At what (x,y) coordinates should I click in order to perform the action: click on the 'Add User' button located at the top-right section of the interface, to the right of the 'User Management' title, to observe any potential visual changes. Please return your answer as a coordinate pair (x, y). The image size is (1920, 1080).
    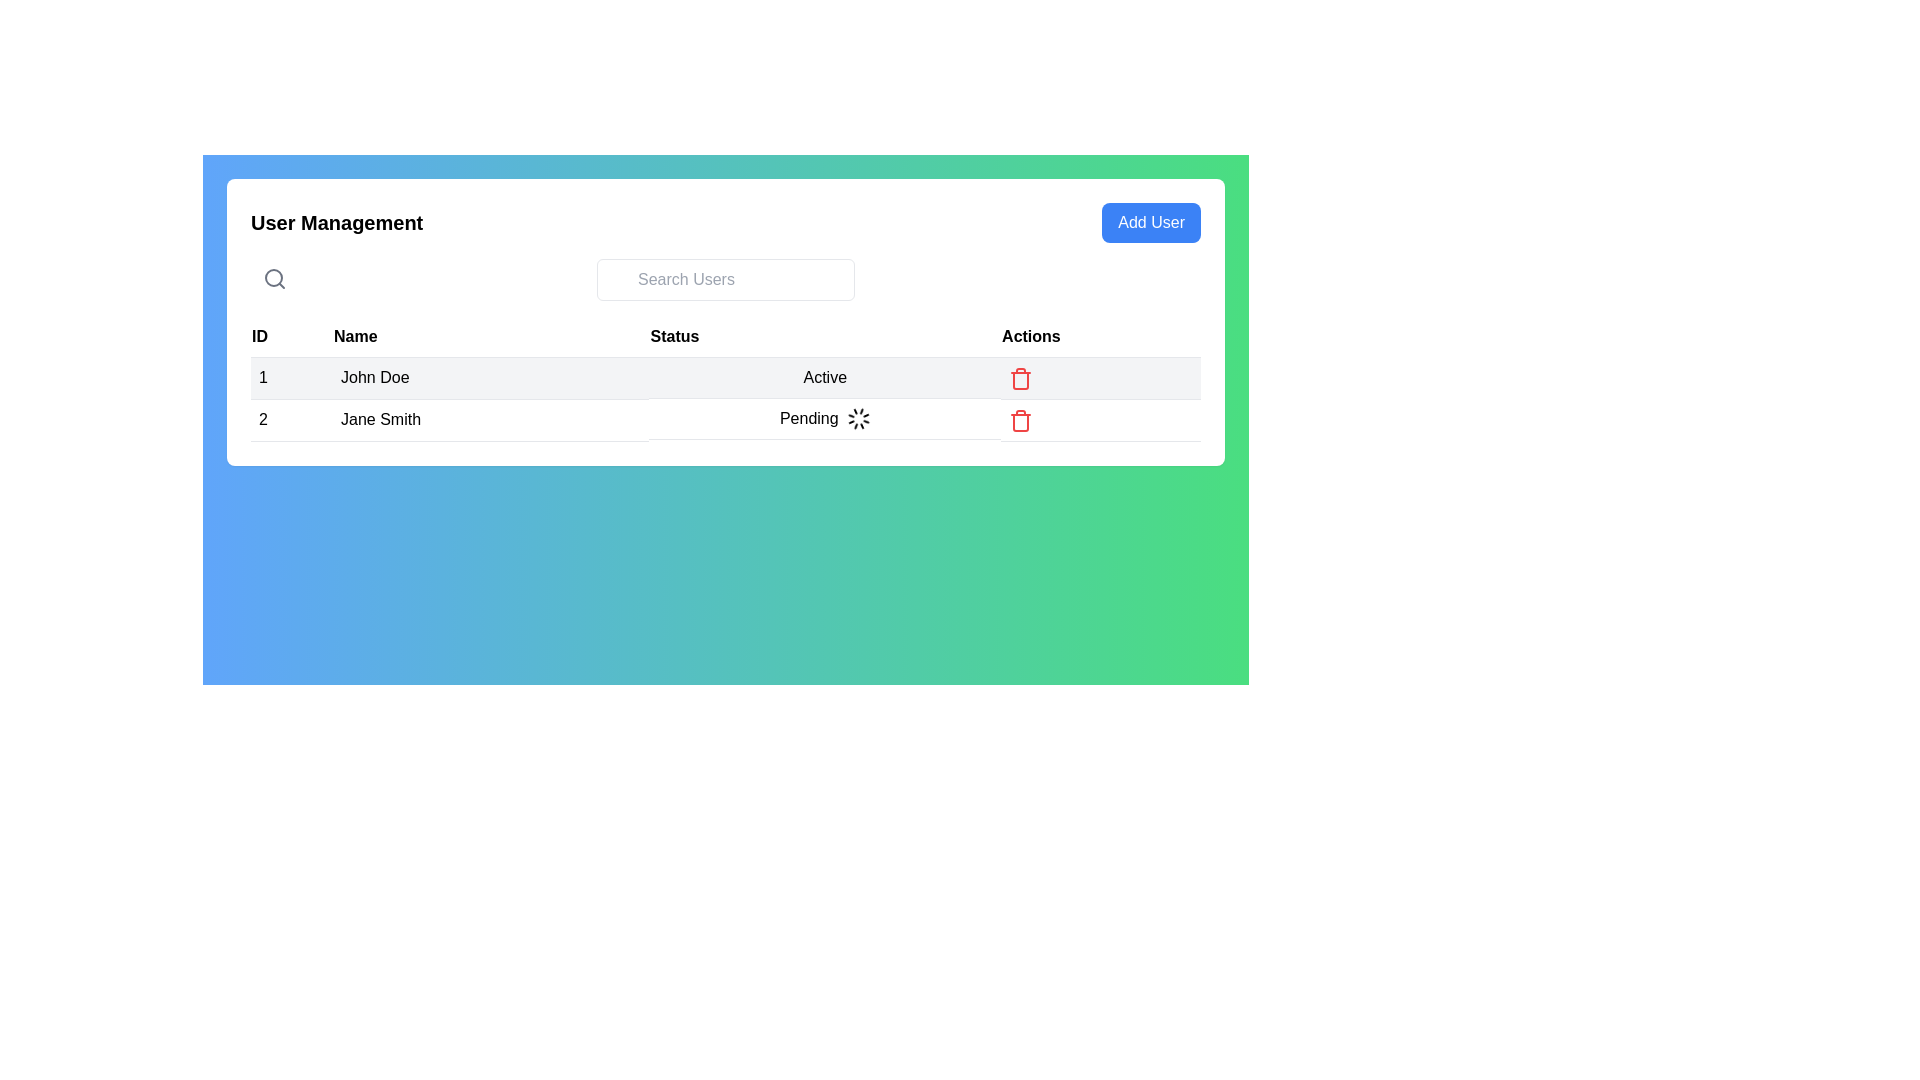
    Looking at the image, I should click on (1151, 223).